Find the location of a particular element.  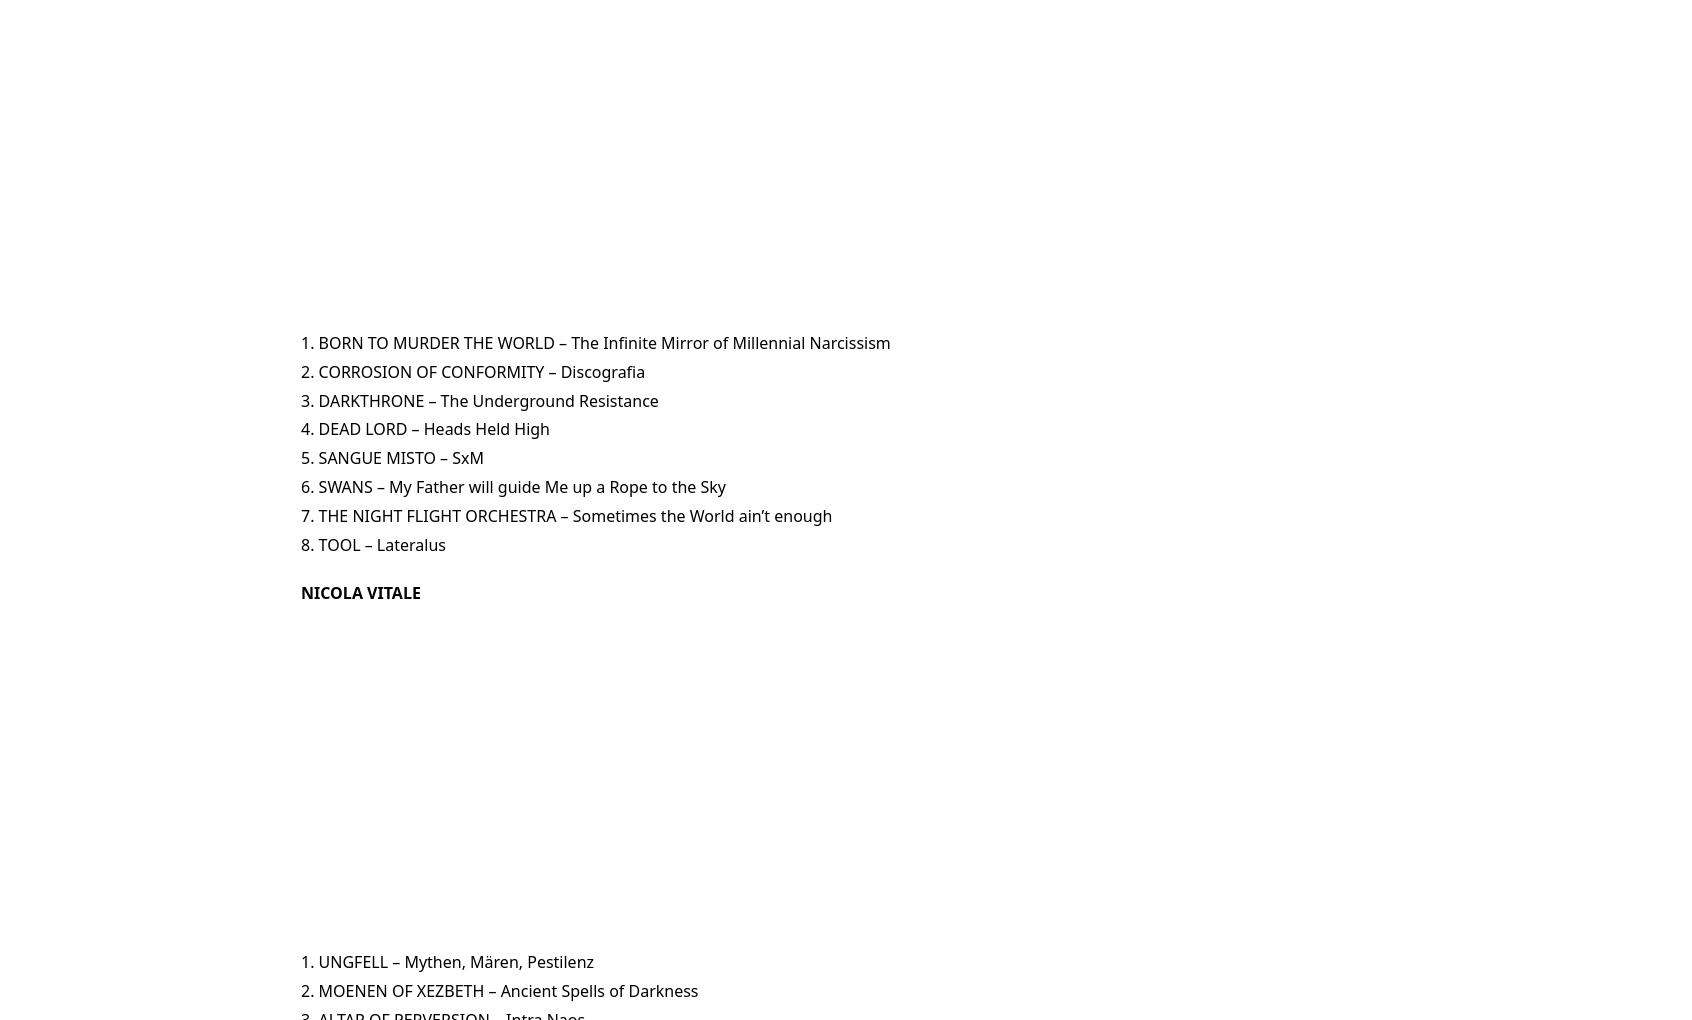

'2. CORROSION OF CONFORMITY – Discografia' is located at coordinates (472, 369).